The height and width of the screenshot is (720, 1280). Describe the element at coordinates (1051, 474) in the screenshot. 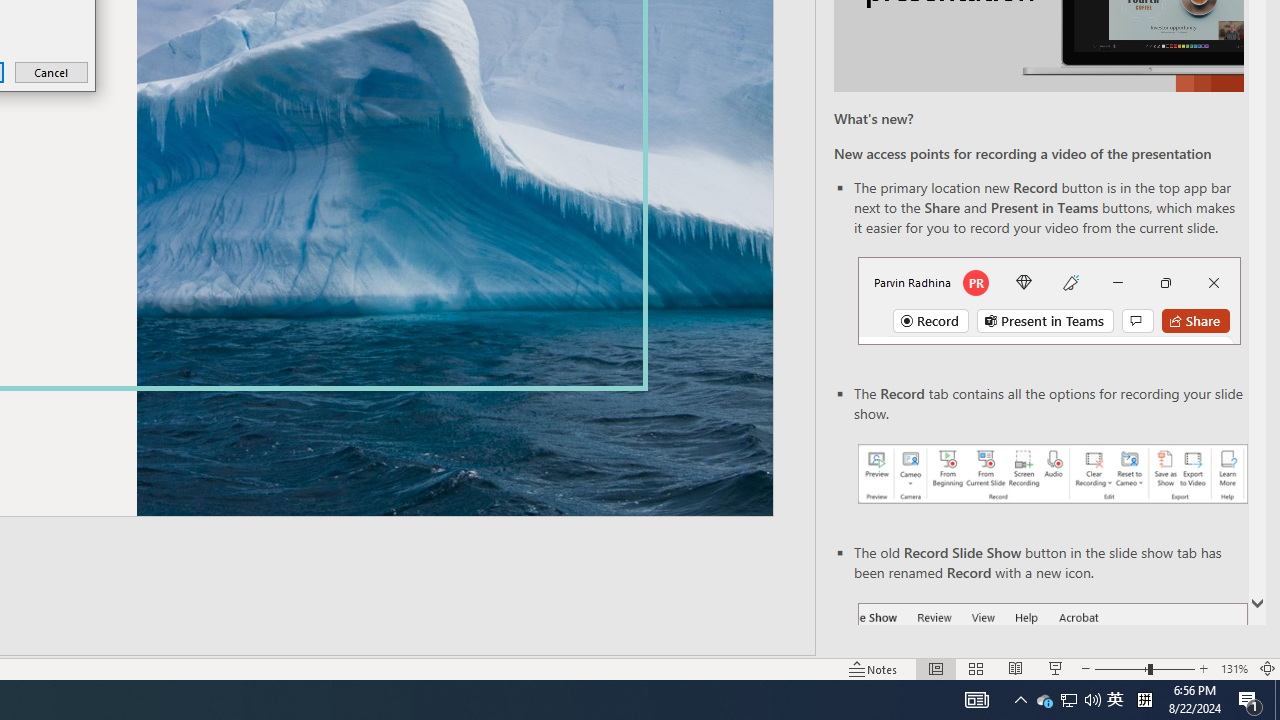

I see `'Record your presentations screenshot one'` at that location.